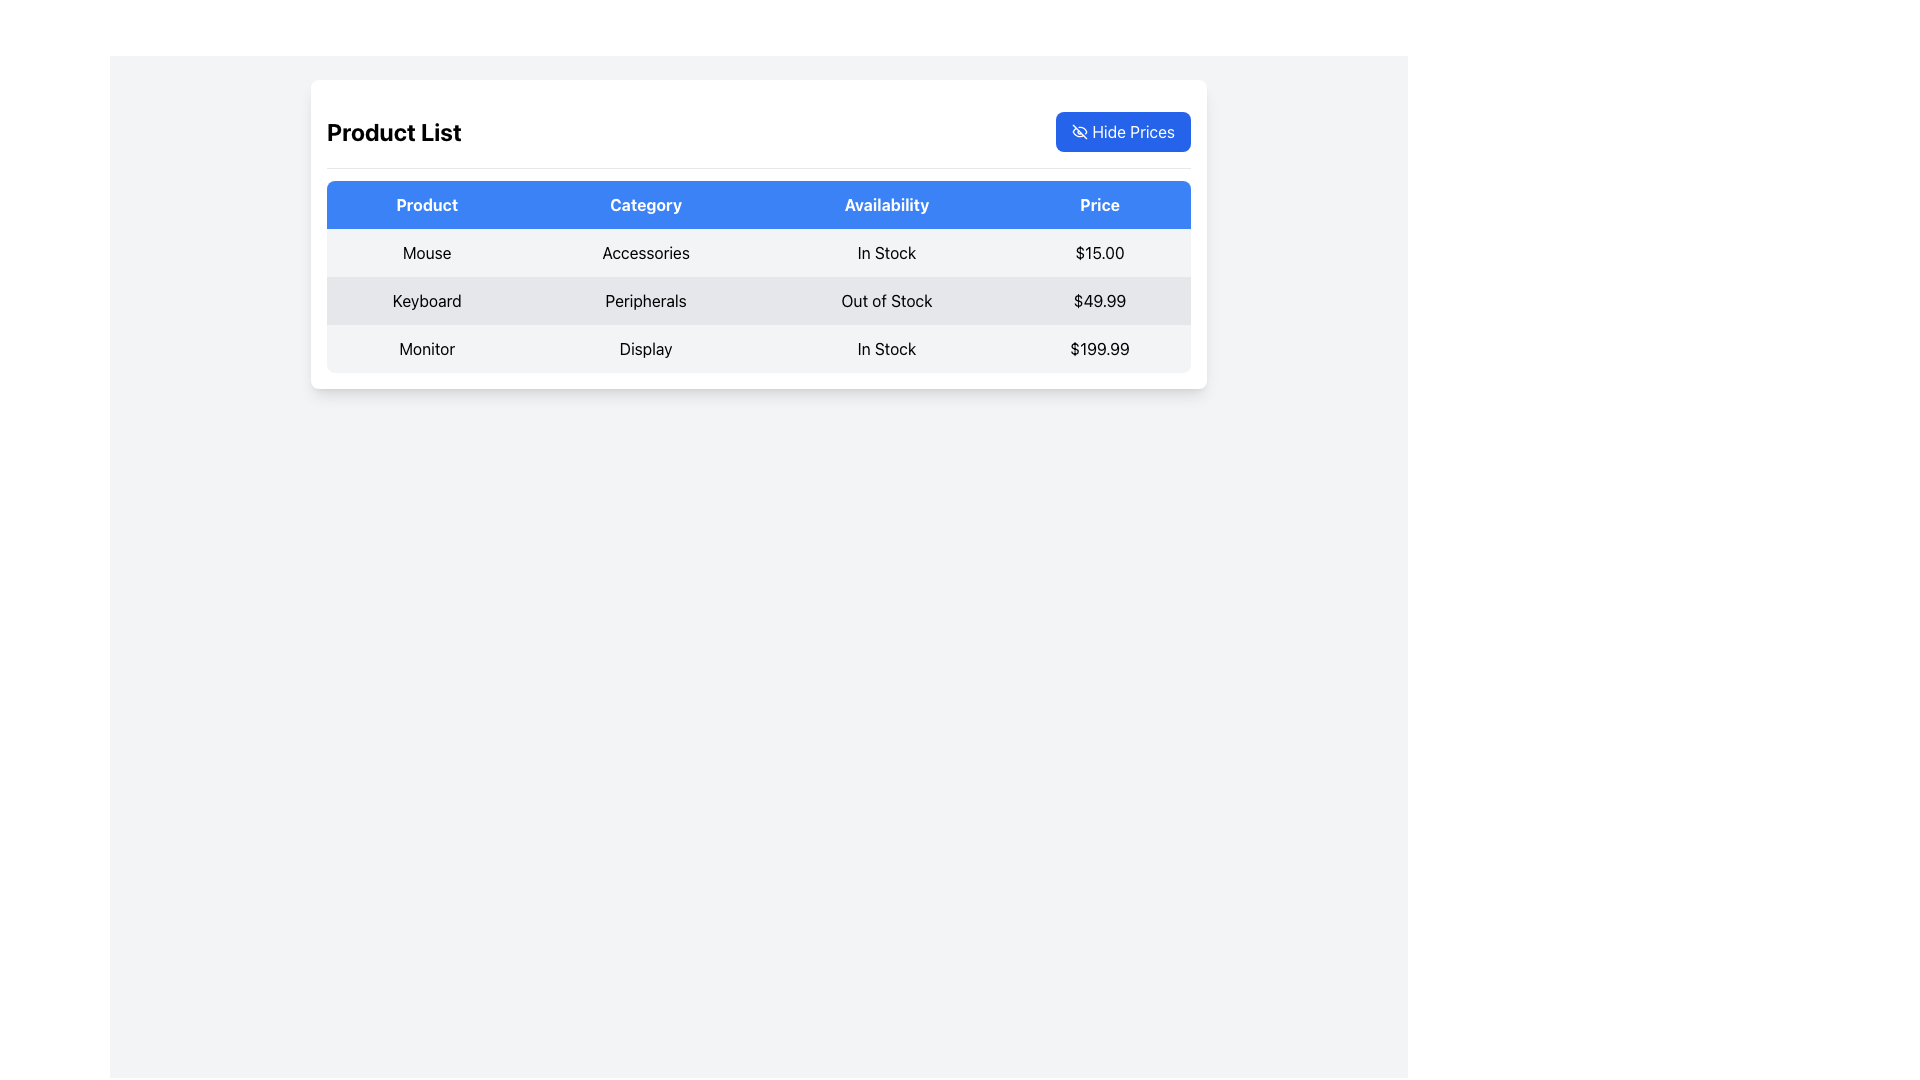 The height and width of the screenshot is (1080, 1920). I want to click on the 'Hide Prices' button which contains the eye-off icon indicating a hide functionality, located at the top-right corner of the table header, so click(1079, 131).